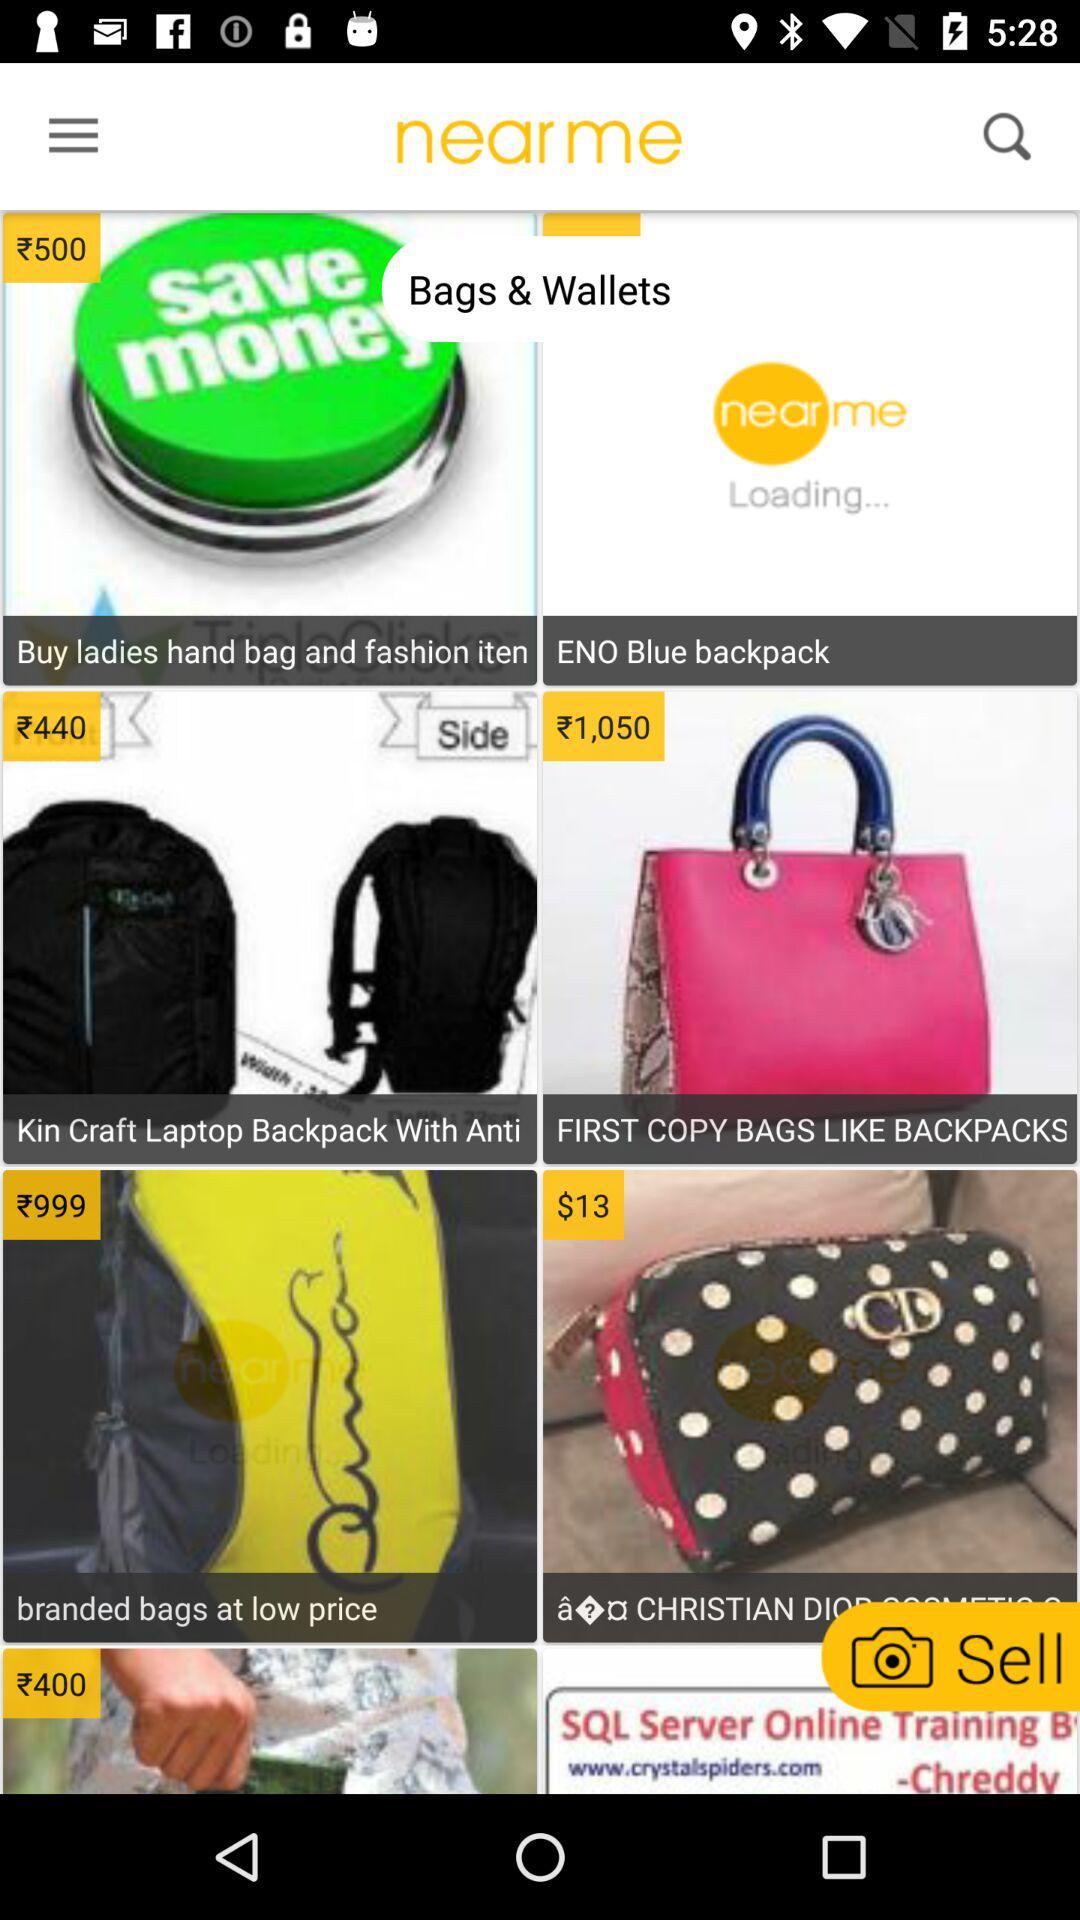 Image resolution: width=1080 pixels, height=1920 pixels. I want to click on item page, so click(270, 1723).